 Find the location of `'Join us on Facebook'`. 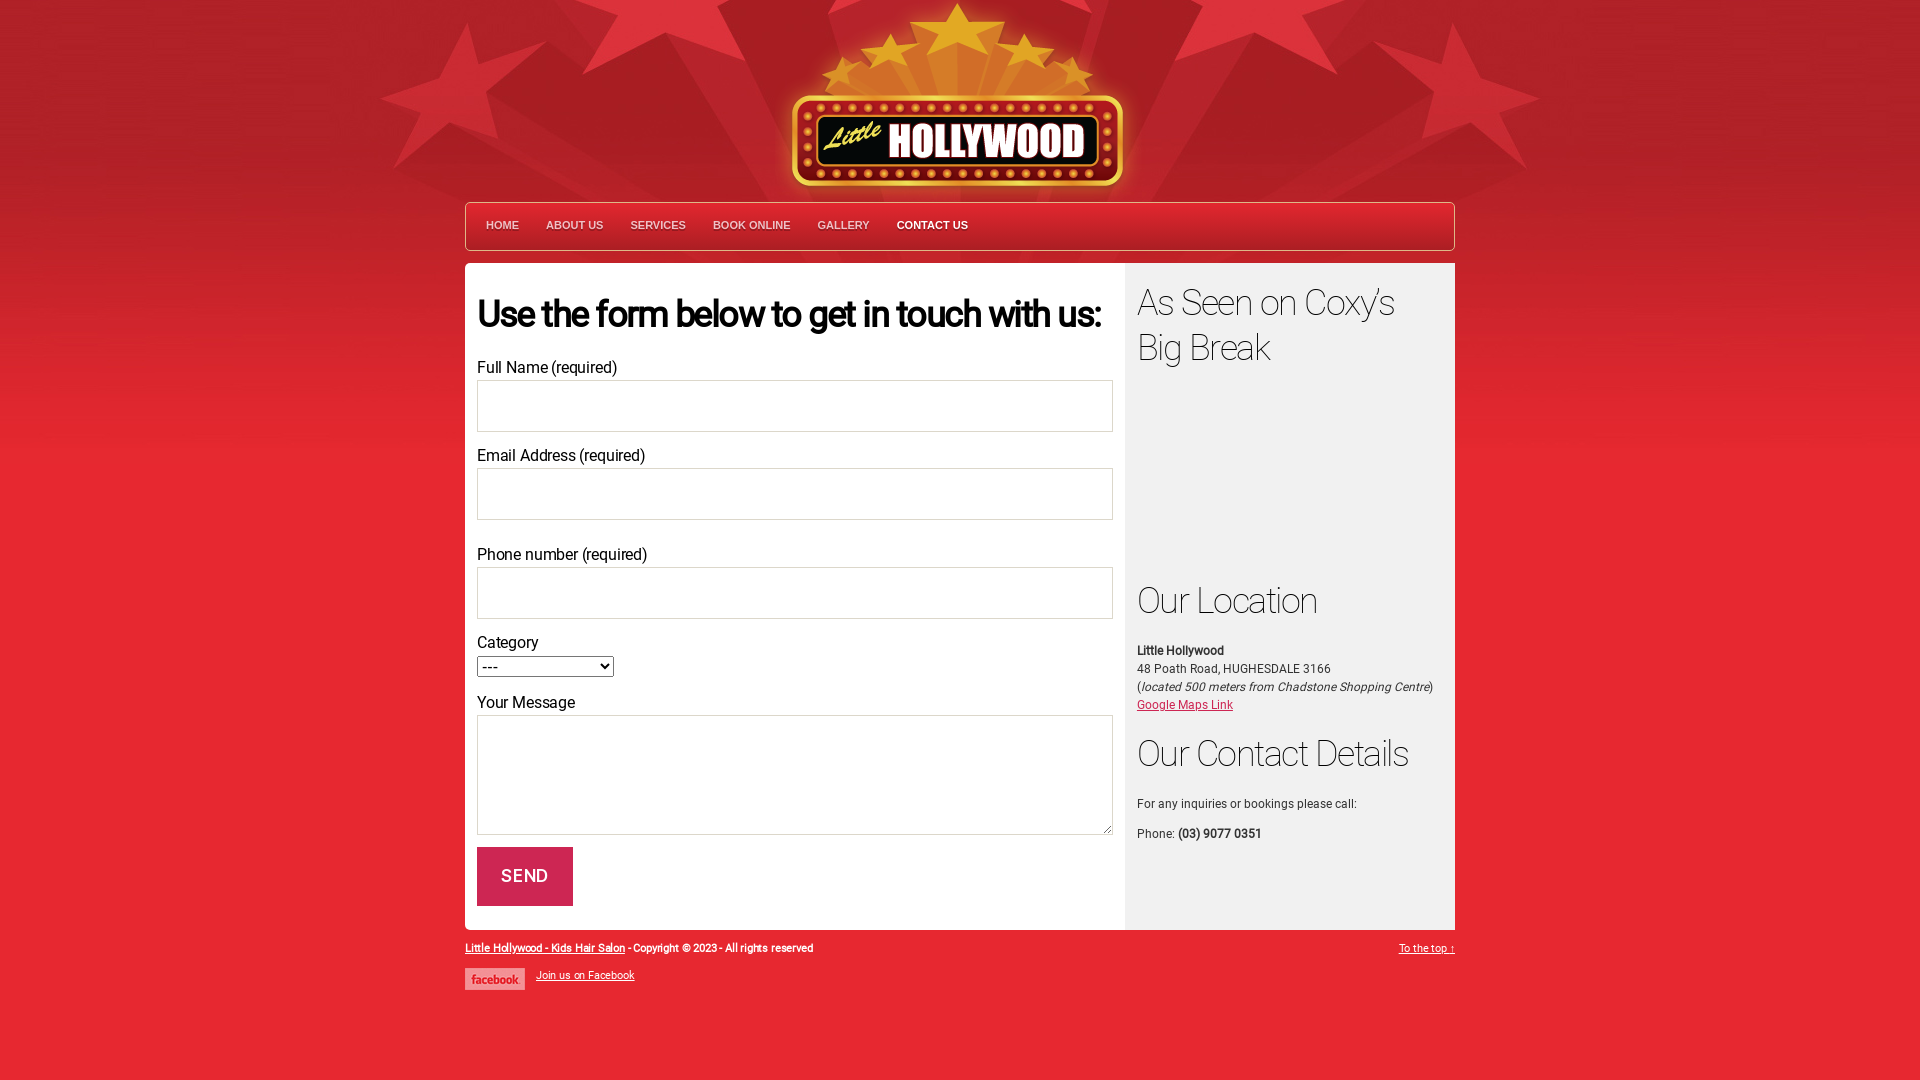

'Join us on Facebook' is located at coordinates (584, 974).